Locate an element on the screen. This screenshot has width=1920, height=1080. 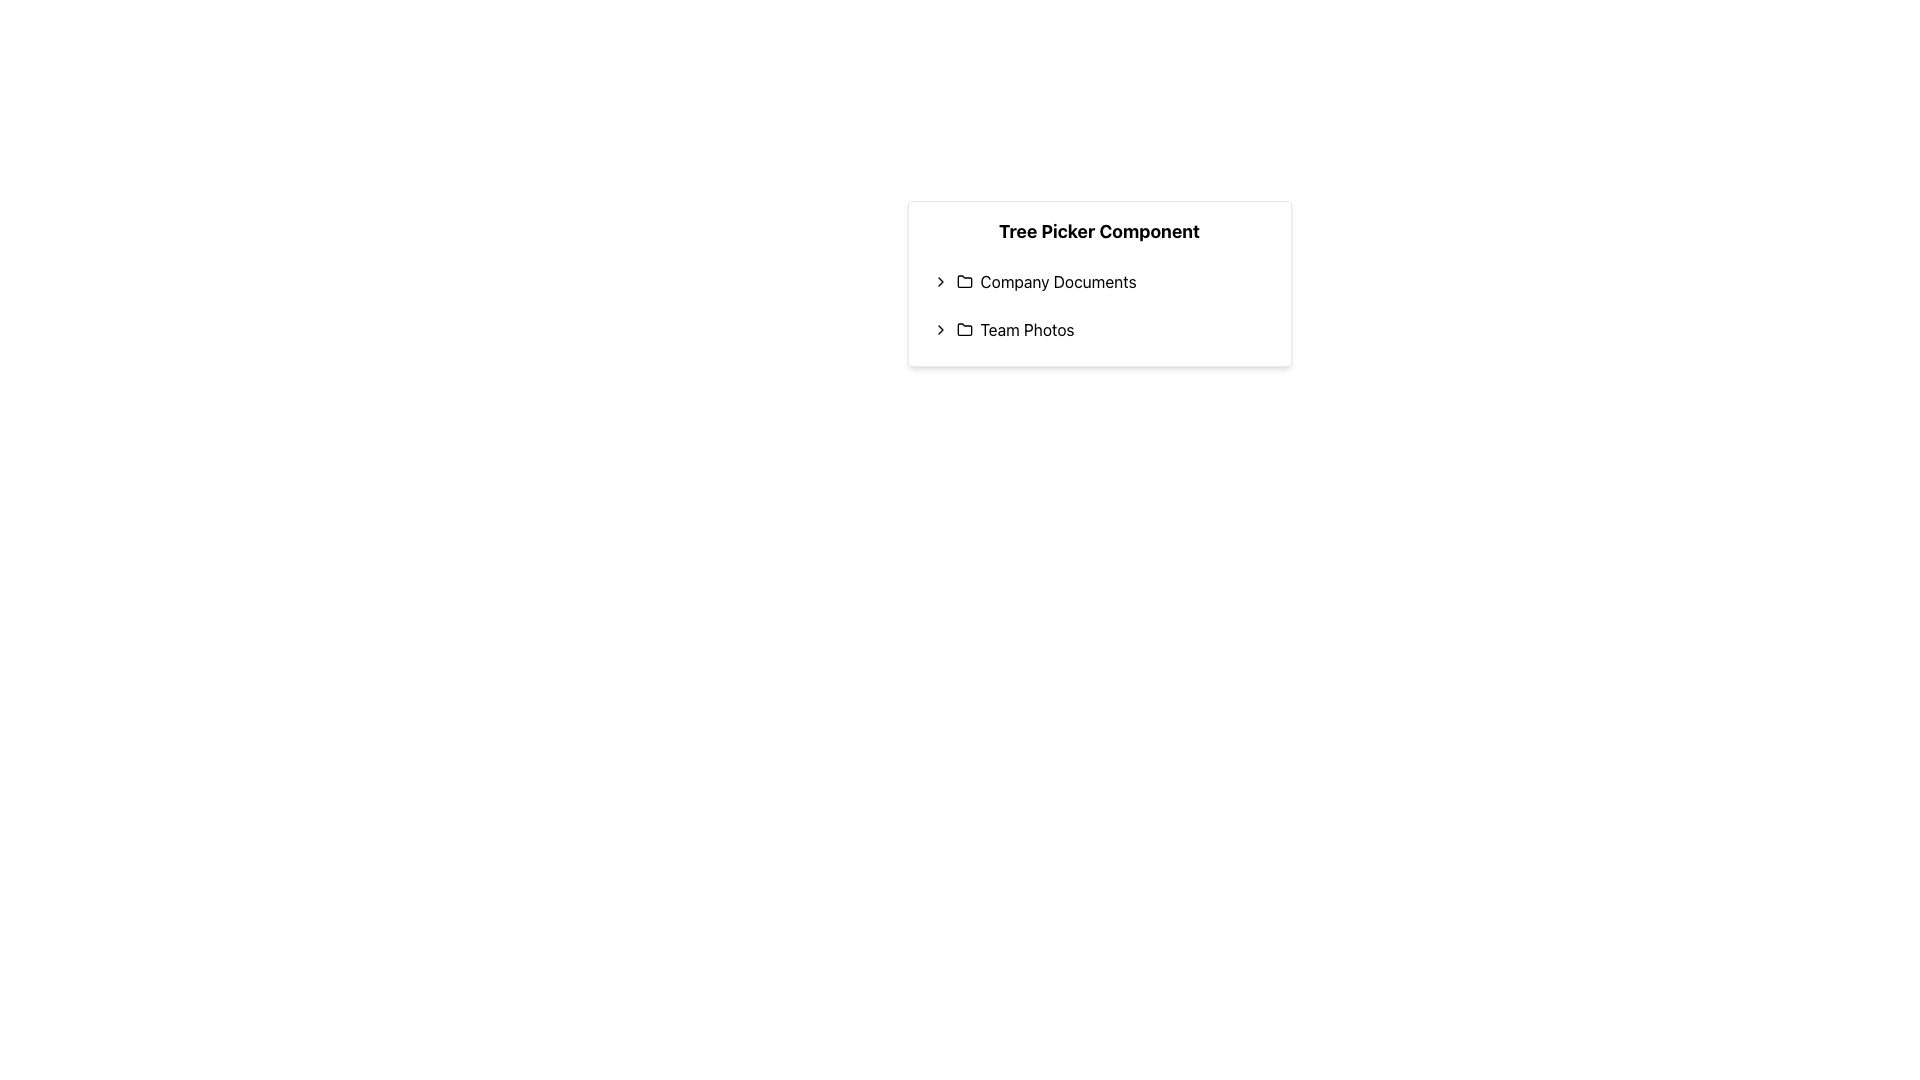
the folder icon in the 'Company Documents' section, which is positioned immediately to the right of the chevron icon and is part of a clickable group is located at coordinates (964, 281).